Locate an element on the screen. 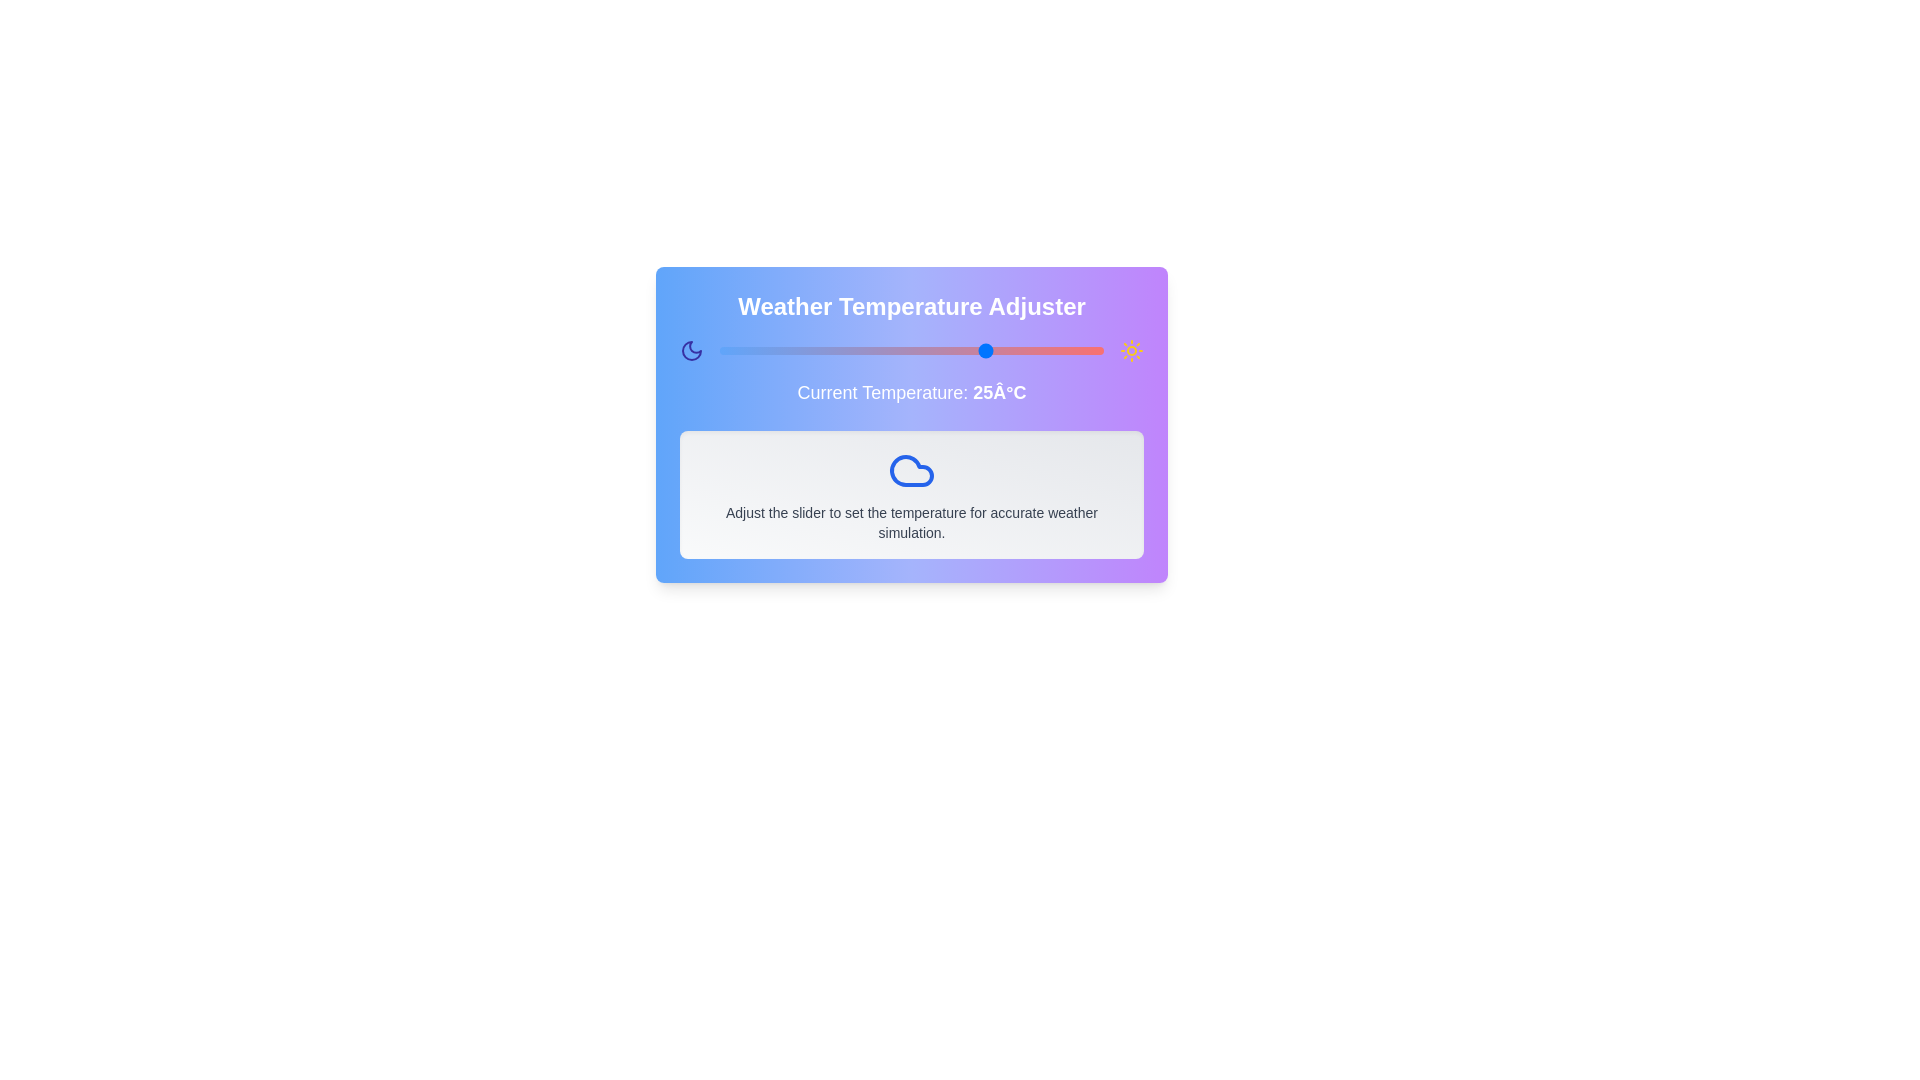  the temperature slider to set the temperature to 38 degrees Celsius is located at coordinates (1087, 350).